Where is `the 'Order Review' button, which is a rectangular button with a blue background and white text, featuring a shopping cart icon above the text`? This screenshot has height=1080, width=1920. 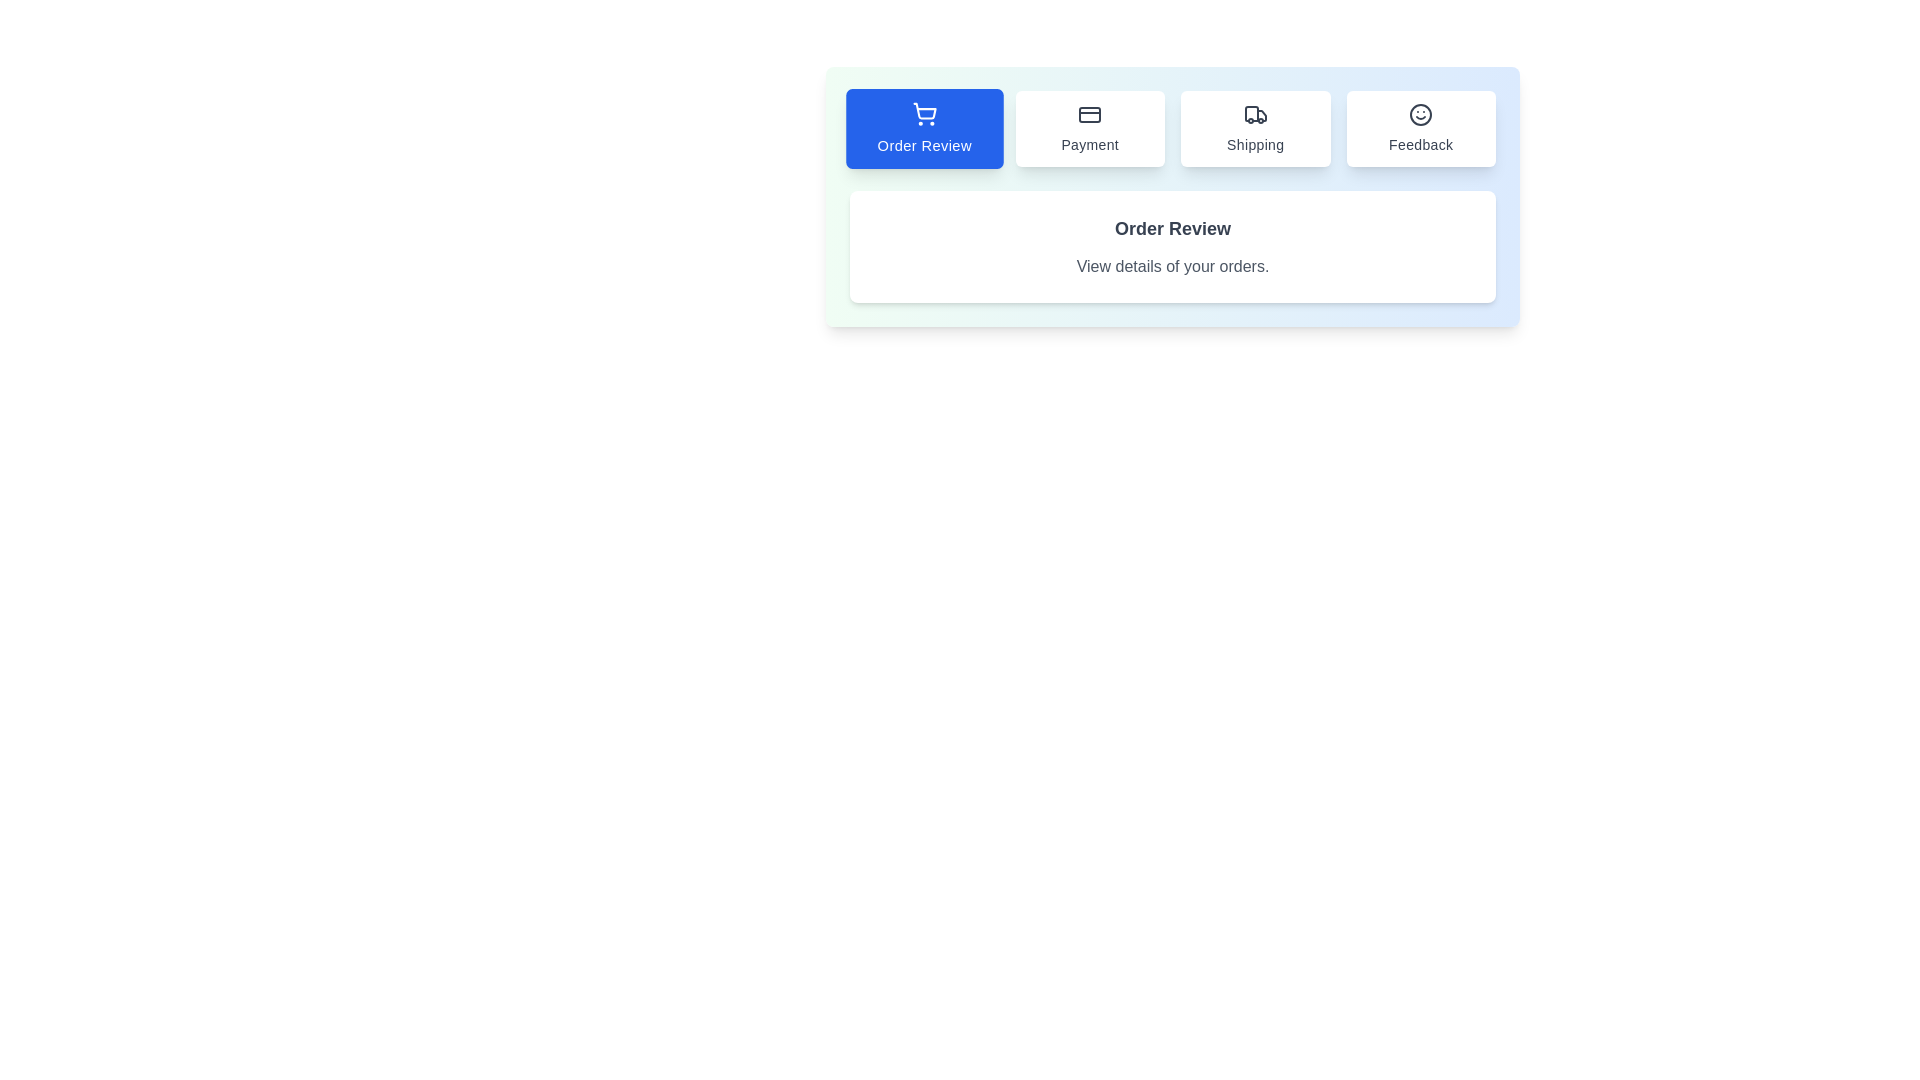
the 'Order Review' button, which is a rectangular button with a blue background and white text, featuring a shopping cart icon above the text is located at coordinates (923, 128).